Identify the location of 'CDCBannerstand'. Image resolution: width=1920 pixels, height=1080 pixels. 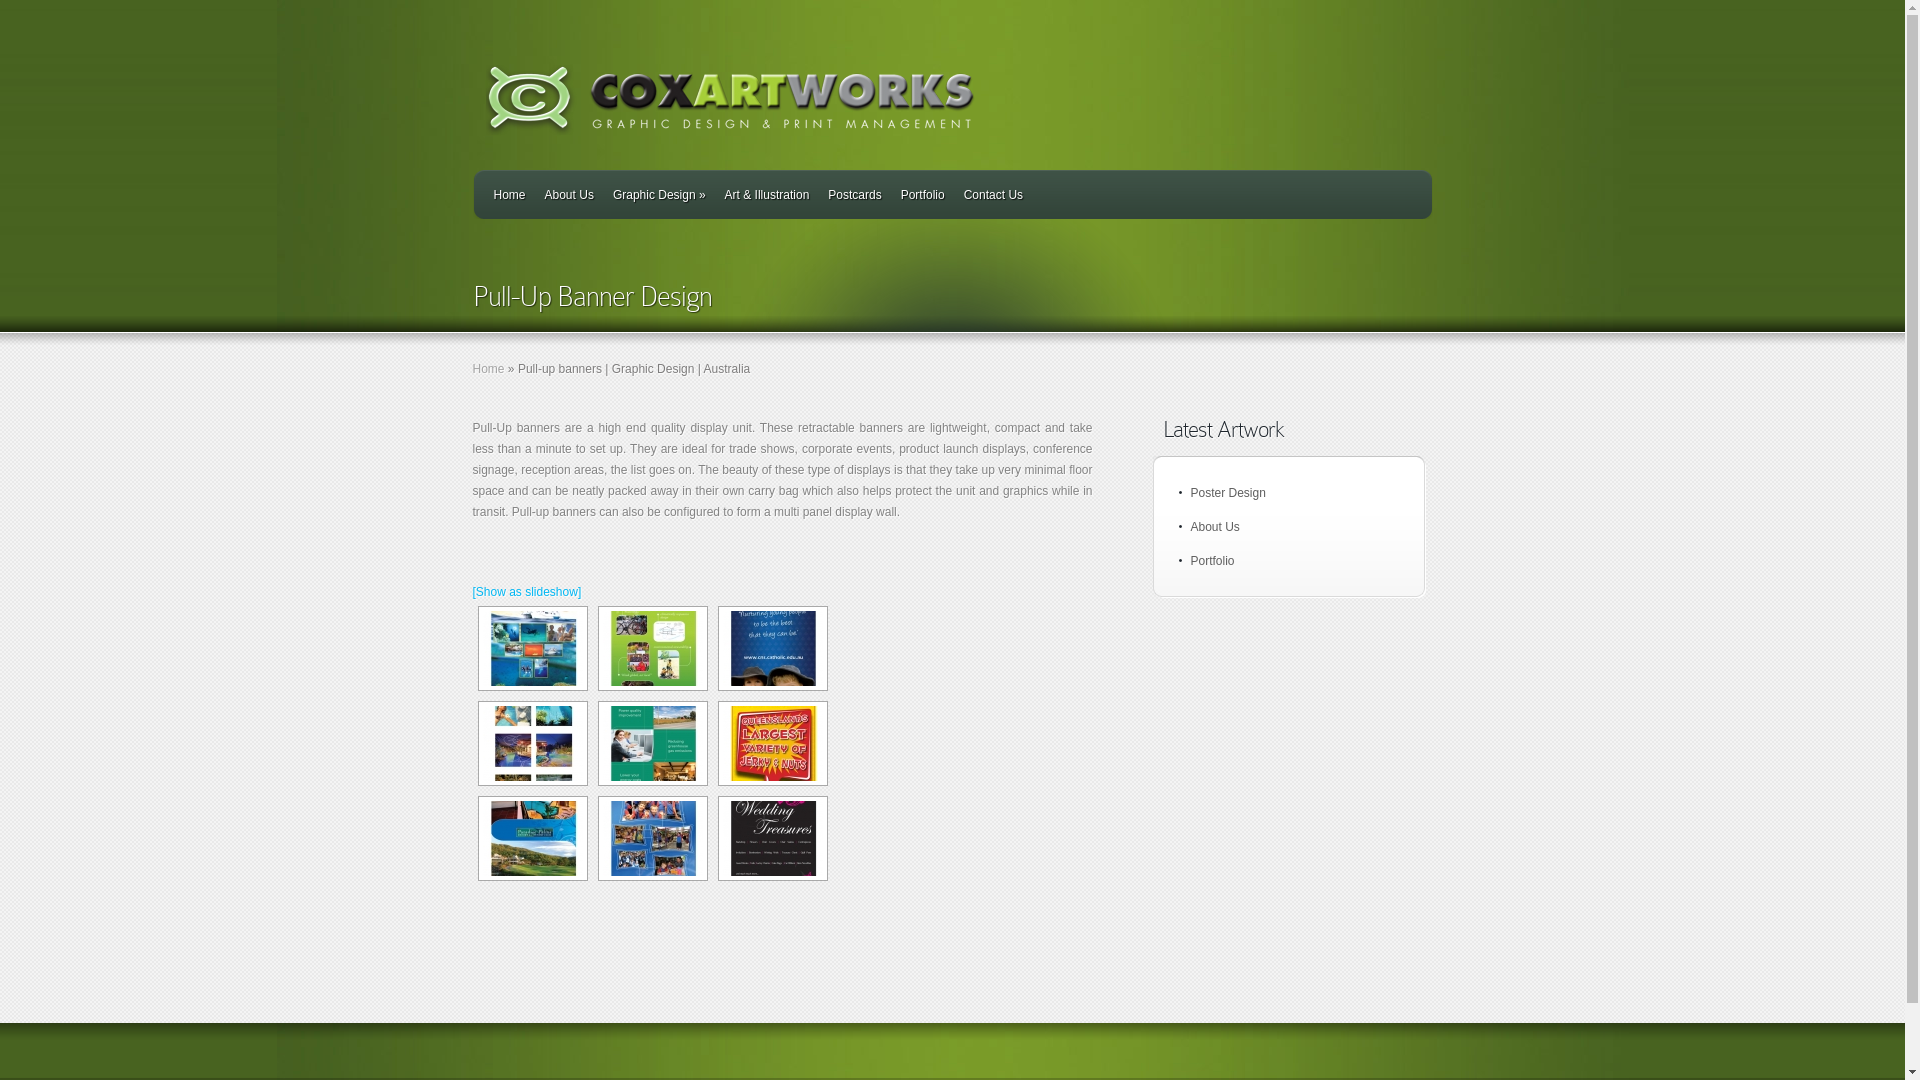
(481, 648).